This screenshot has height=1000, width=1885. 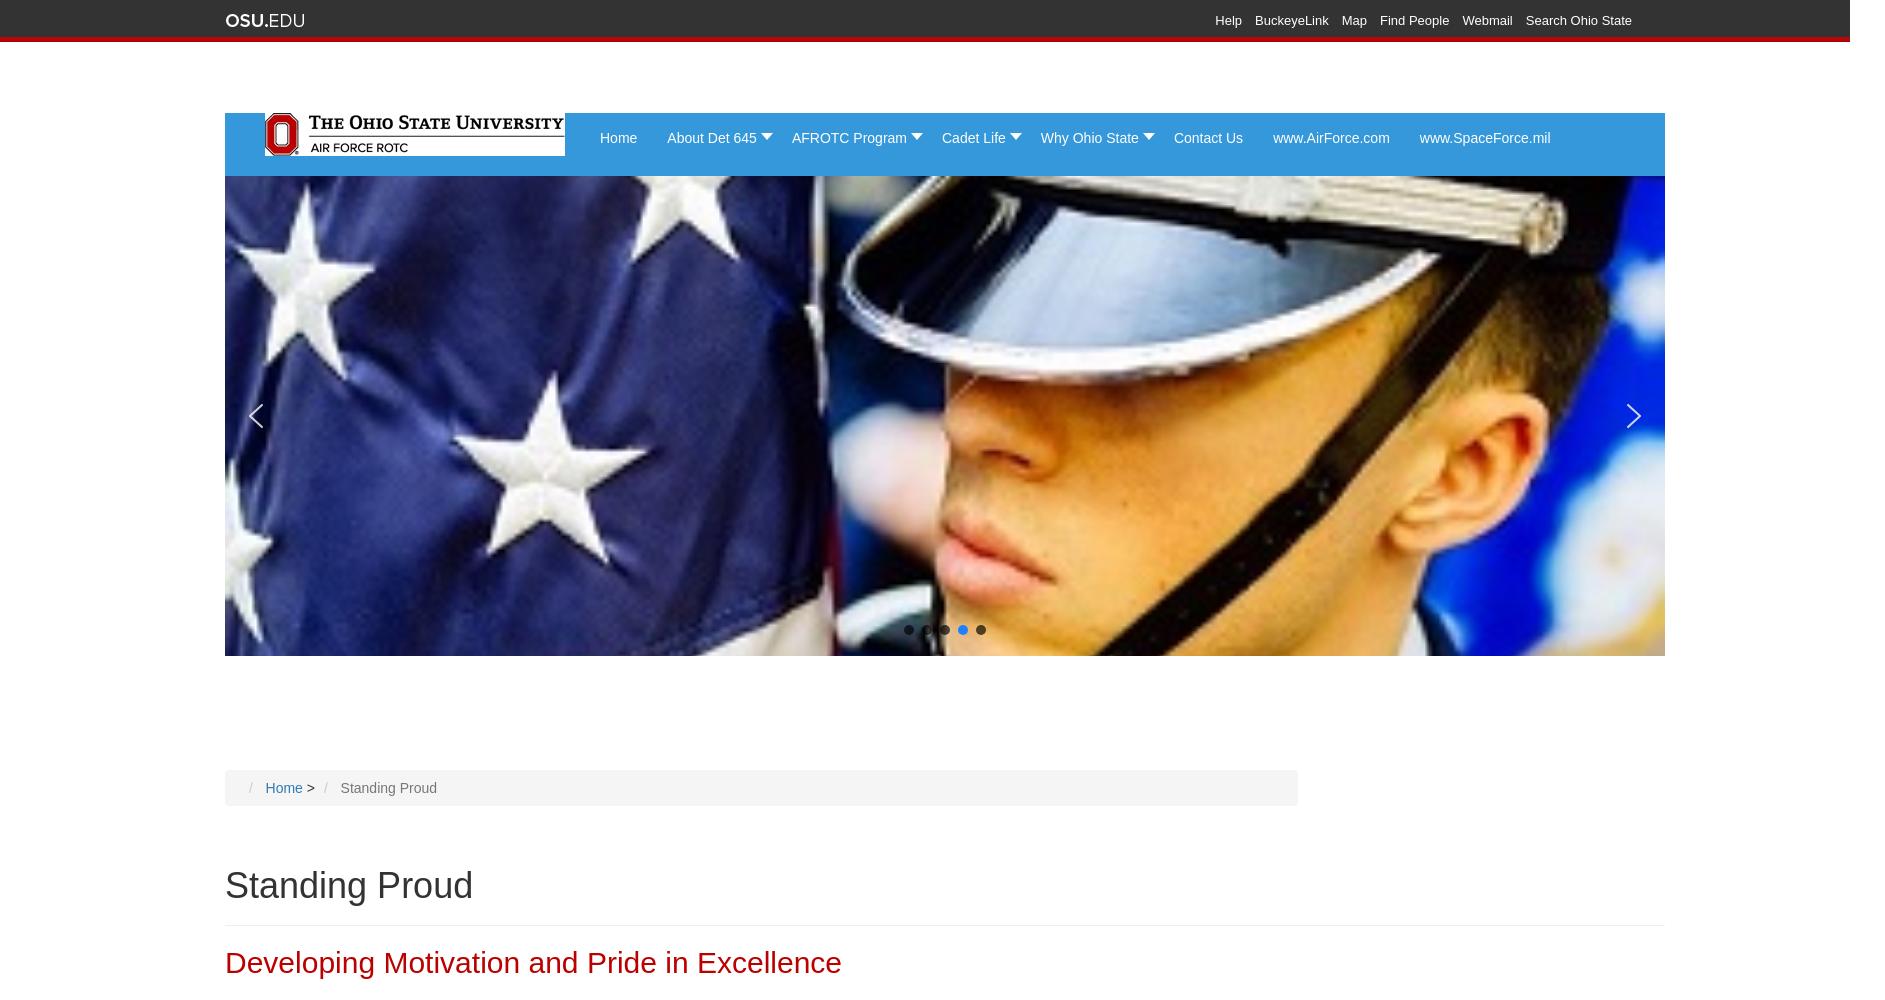 I want to click on 'www.AirForce.com', so click(x=1271, y=138).